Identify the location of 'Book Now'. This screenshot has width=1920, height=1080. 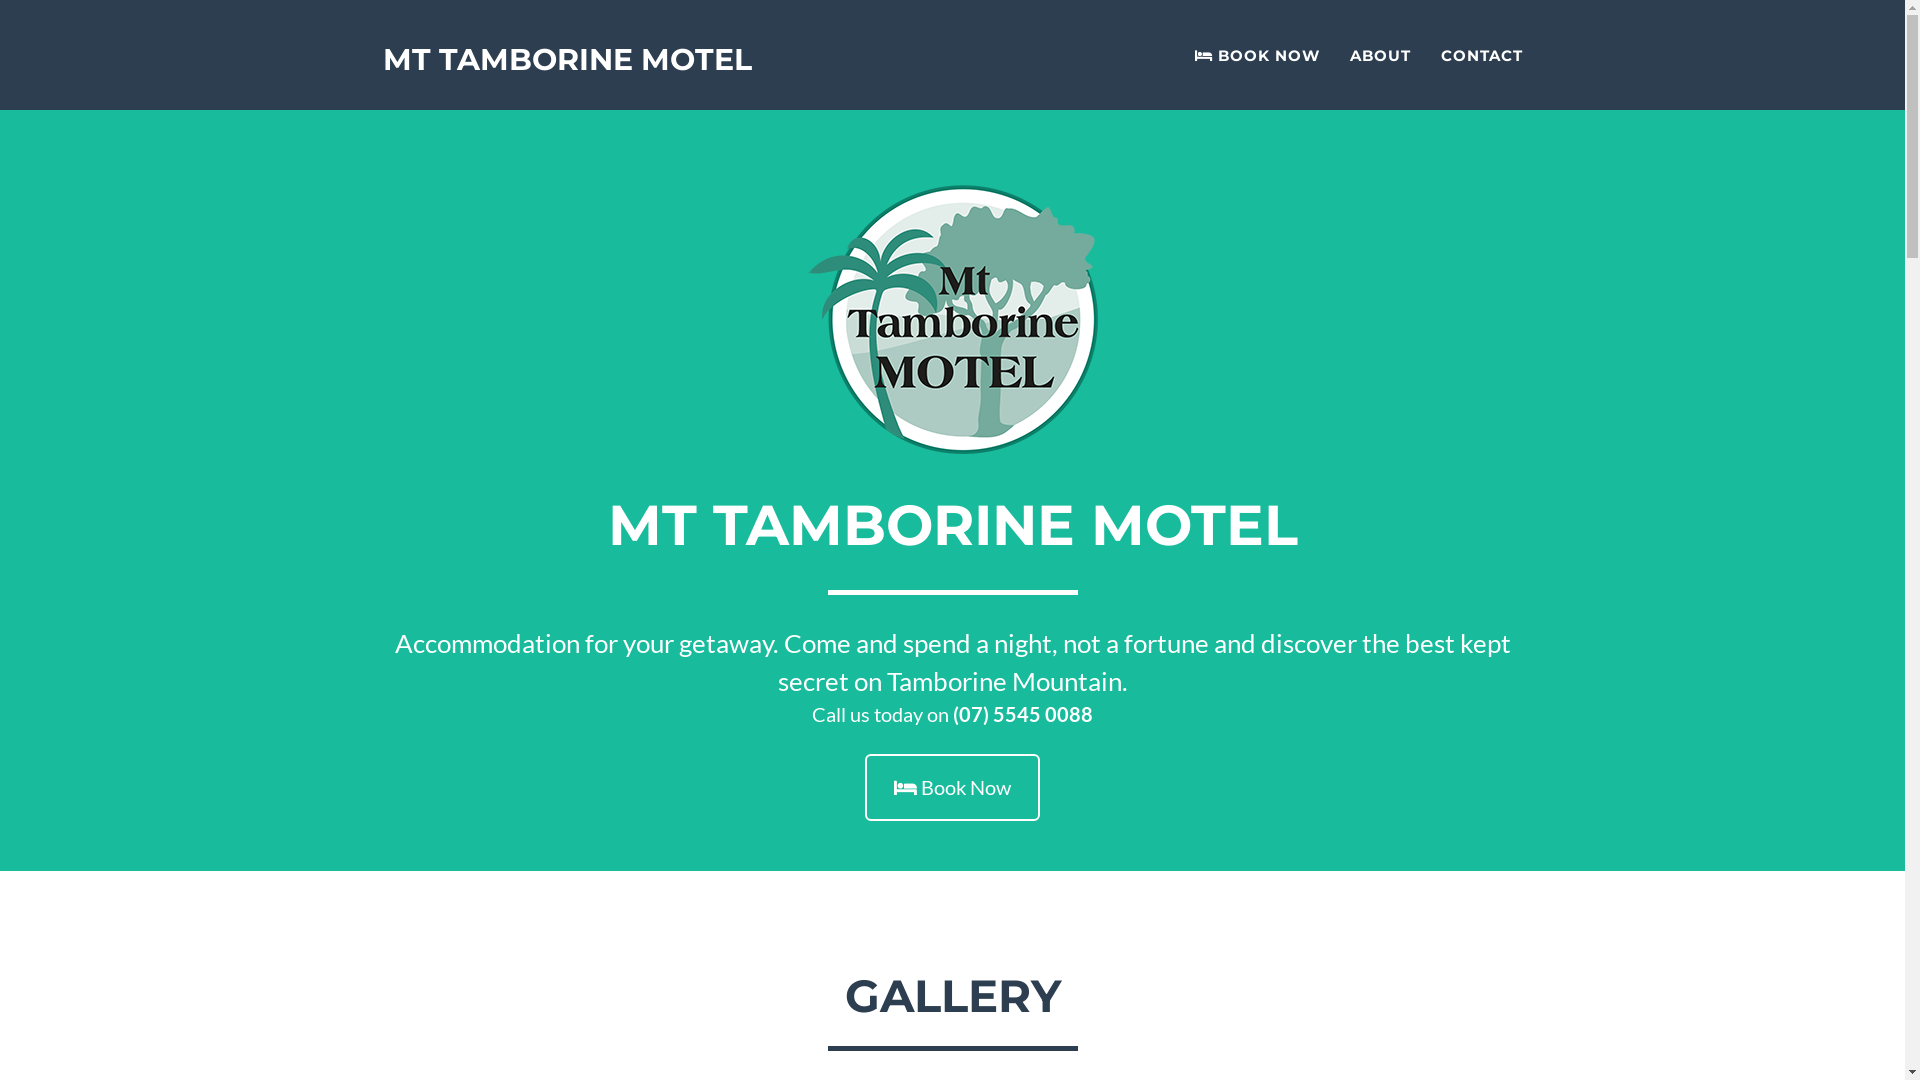
(864, 786).